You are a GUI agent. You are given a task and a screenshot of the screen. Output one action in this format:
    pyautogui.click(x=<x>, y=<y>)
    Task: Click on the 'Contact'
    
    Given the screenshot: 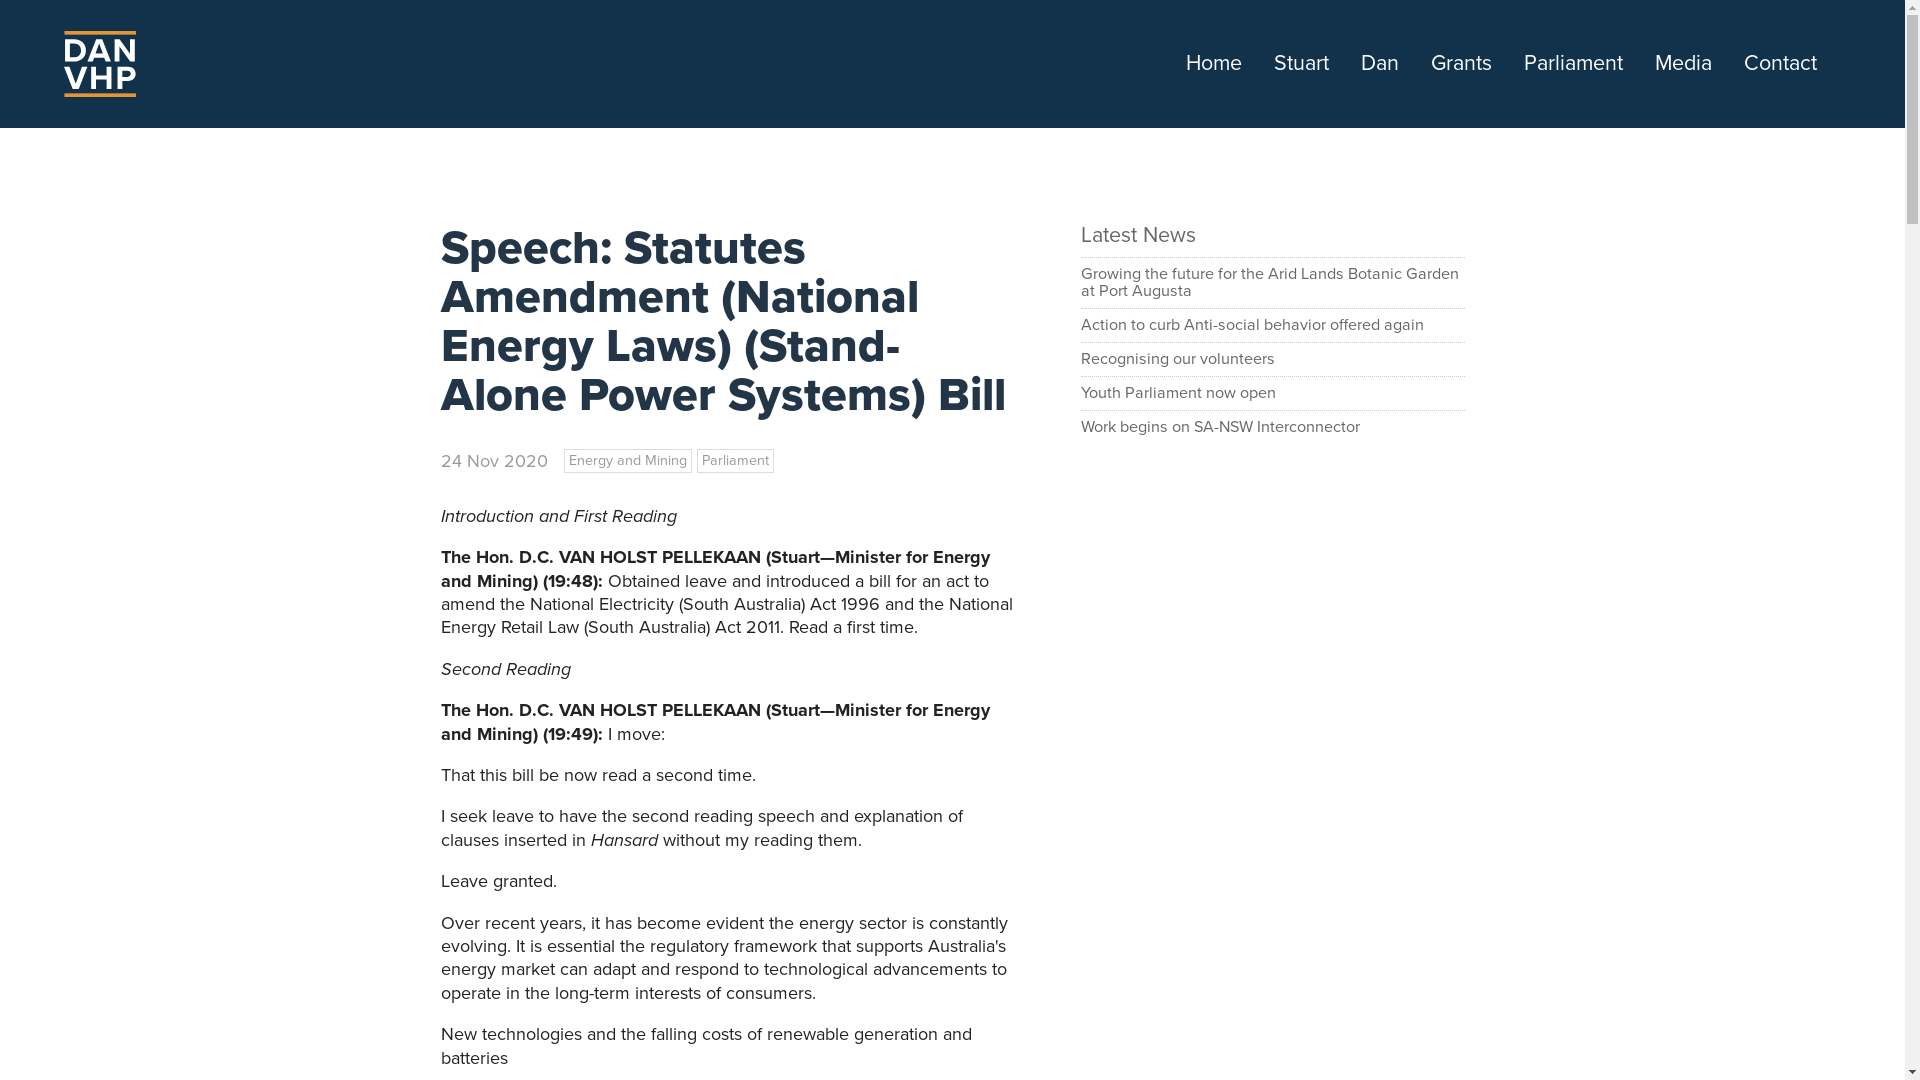 What is the action you would take?
    pyautogui.click(x=1780, y=62)
    